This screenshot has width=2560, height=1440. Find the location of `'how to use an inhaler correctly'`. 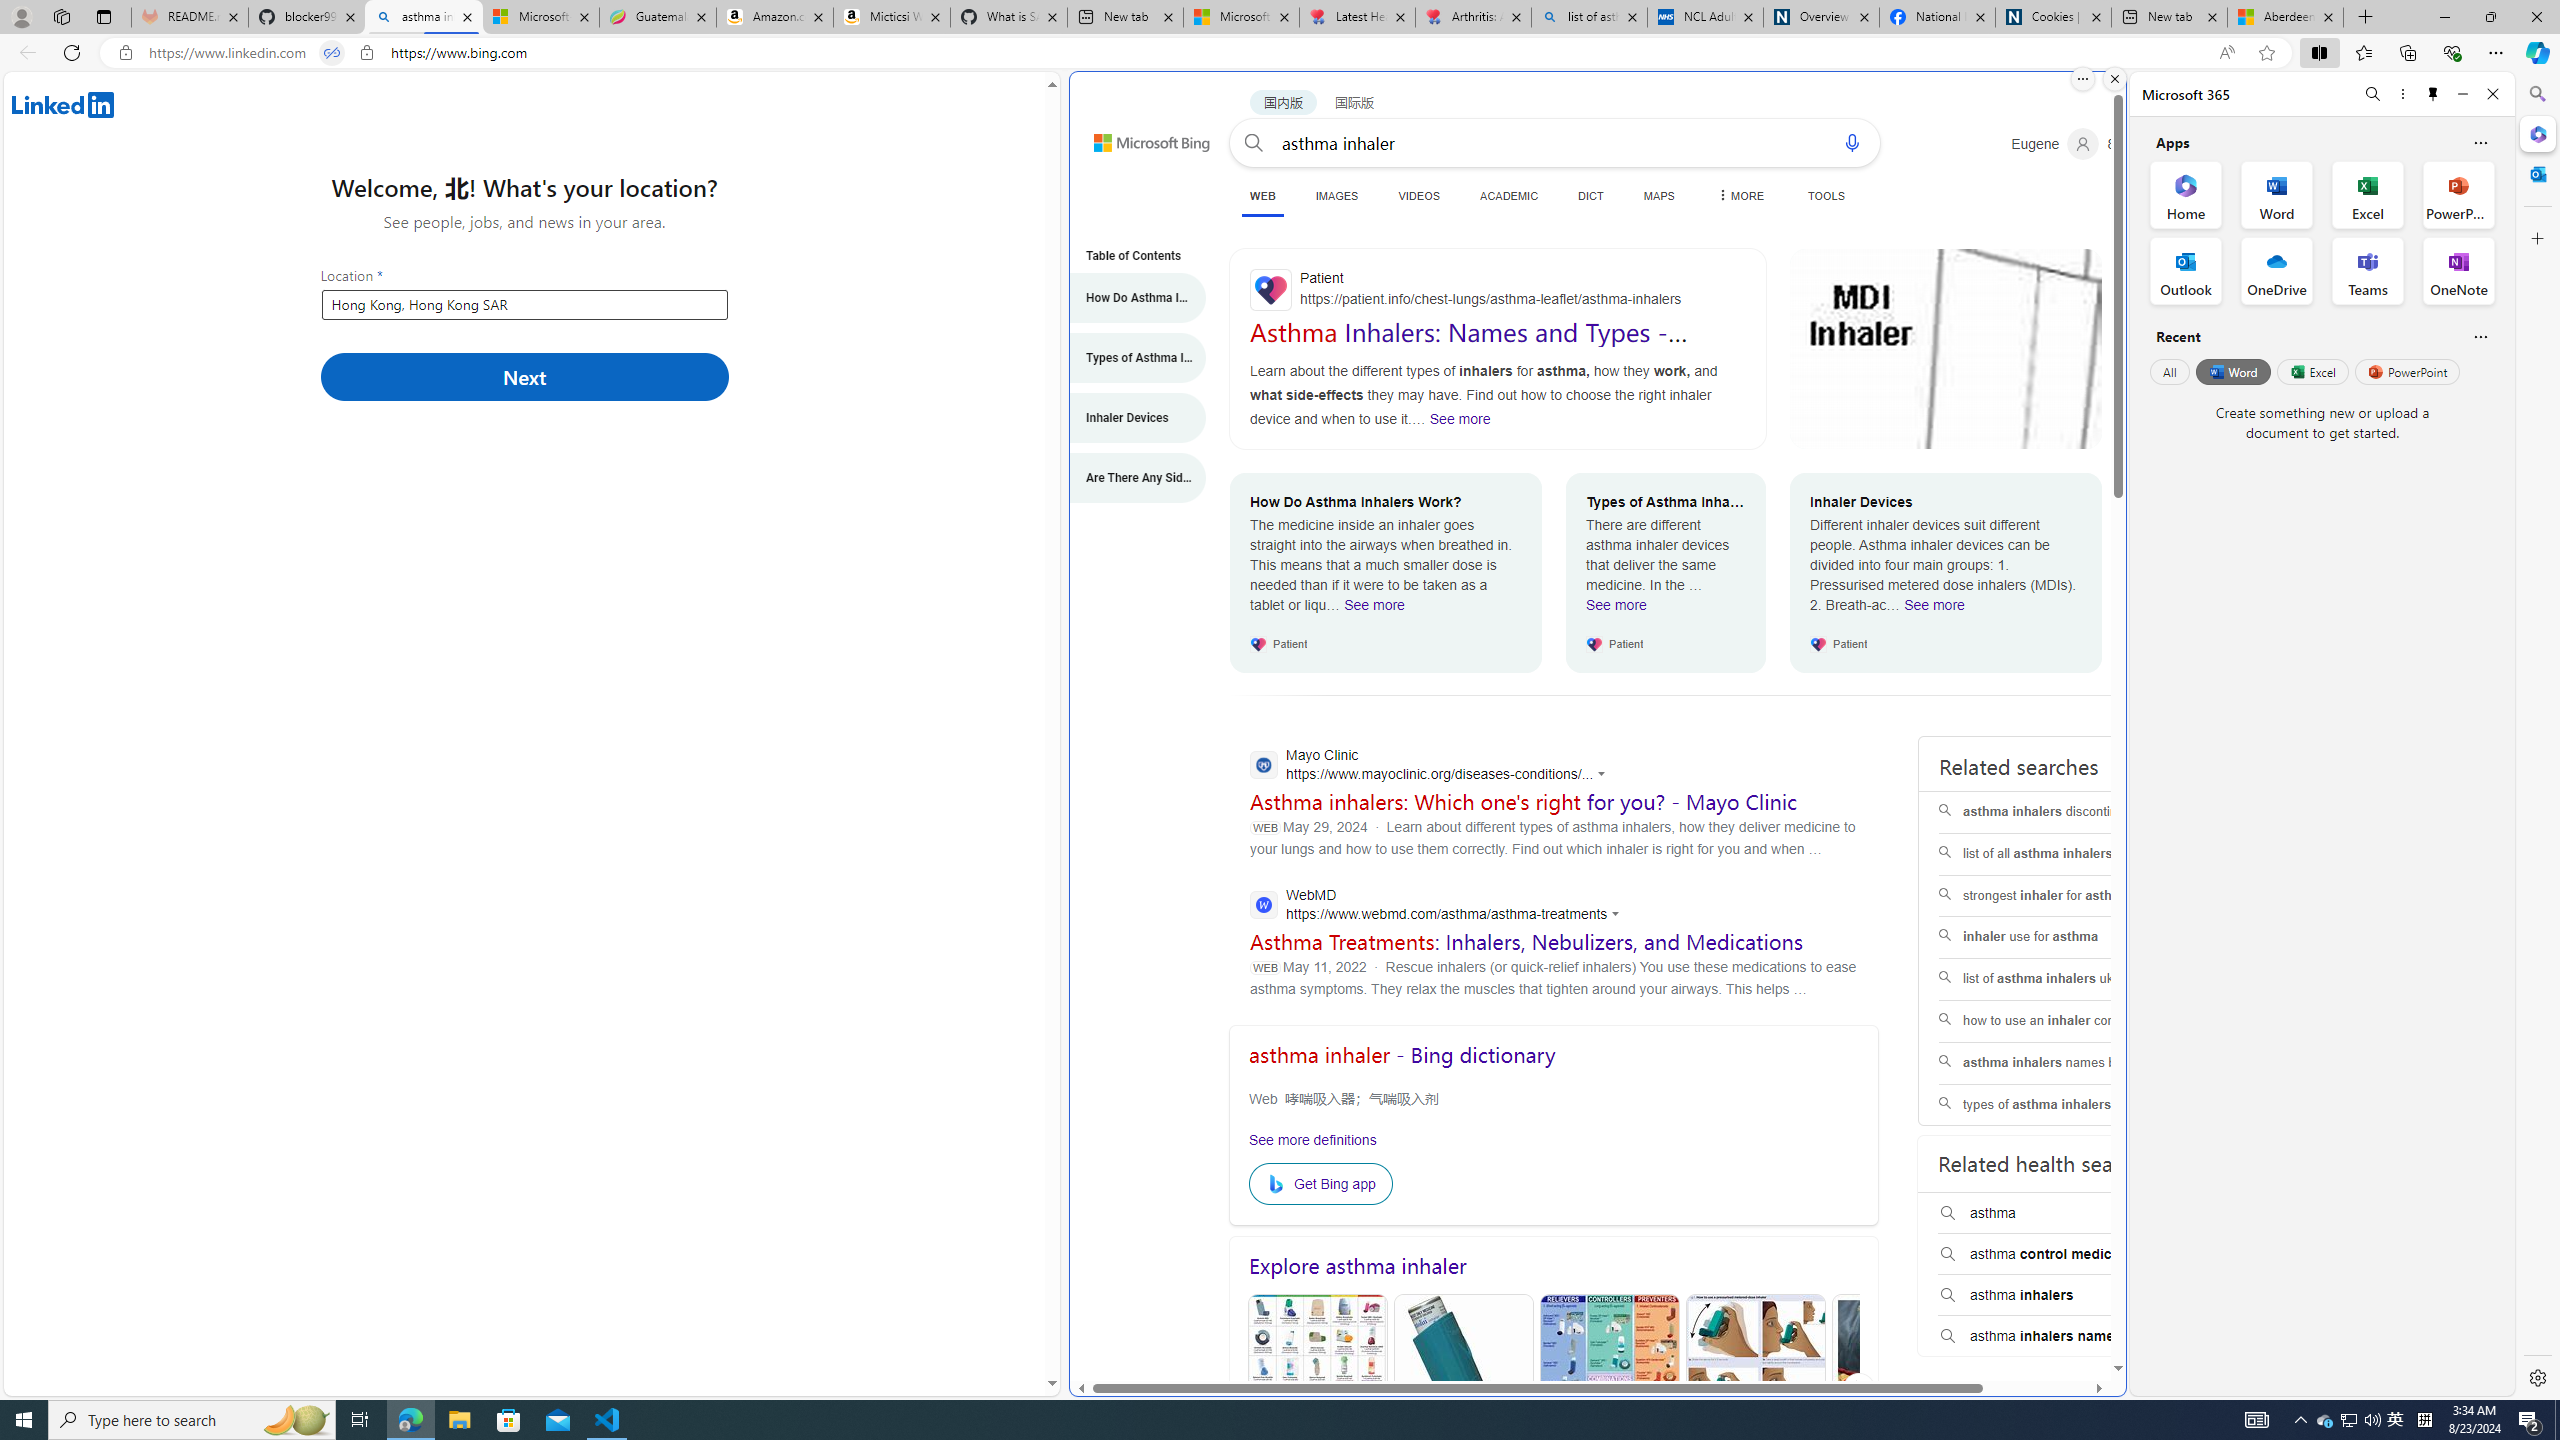

'how to use an inhaler correctly' is located at coordinates (2064, 1019).